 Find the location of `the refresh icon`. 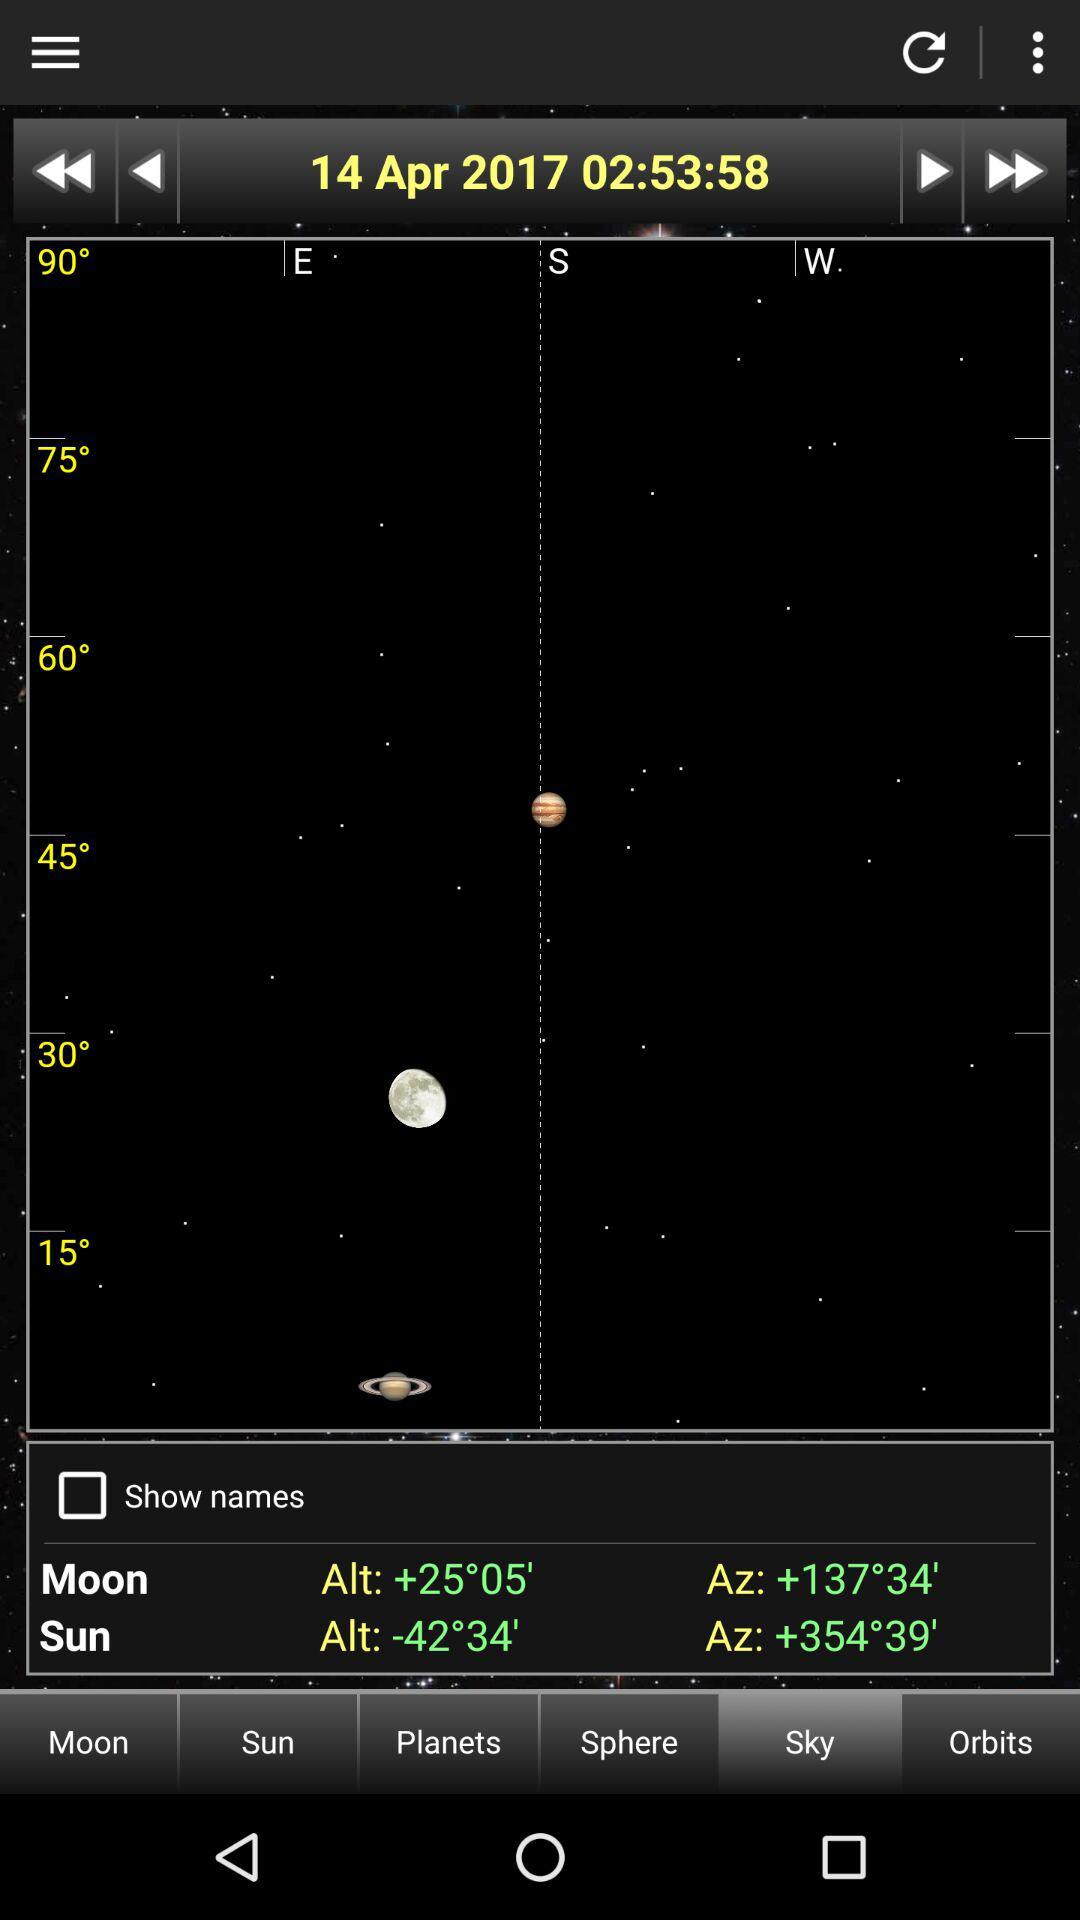

the refresh icon is located at coordinates (924, 52).